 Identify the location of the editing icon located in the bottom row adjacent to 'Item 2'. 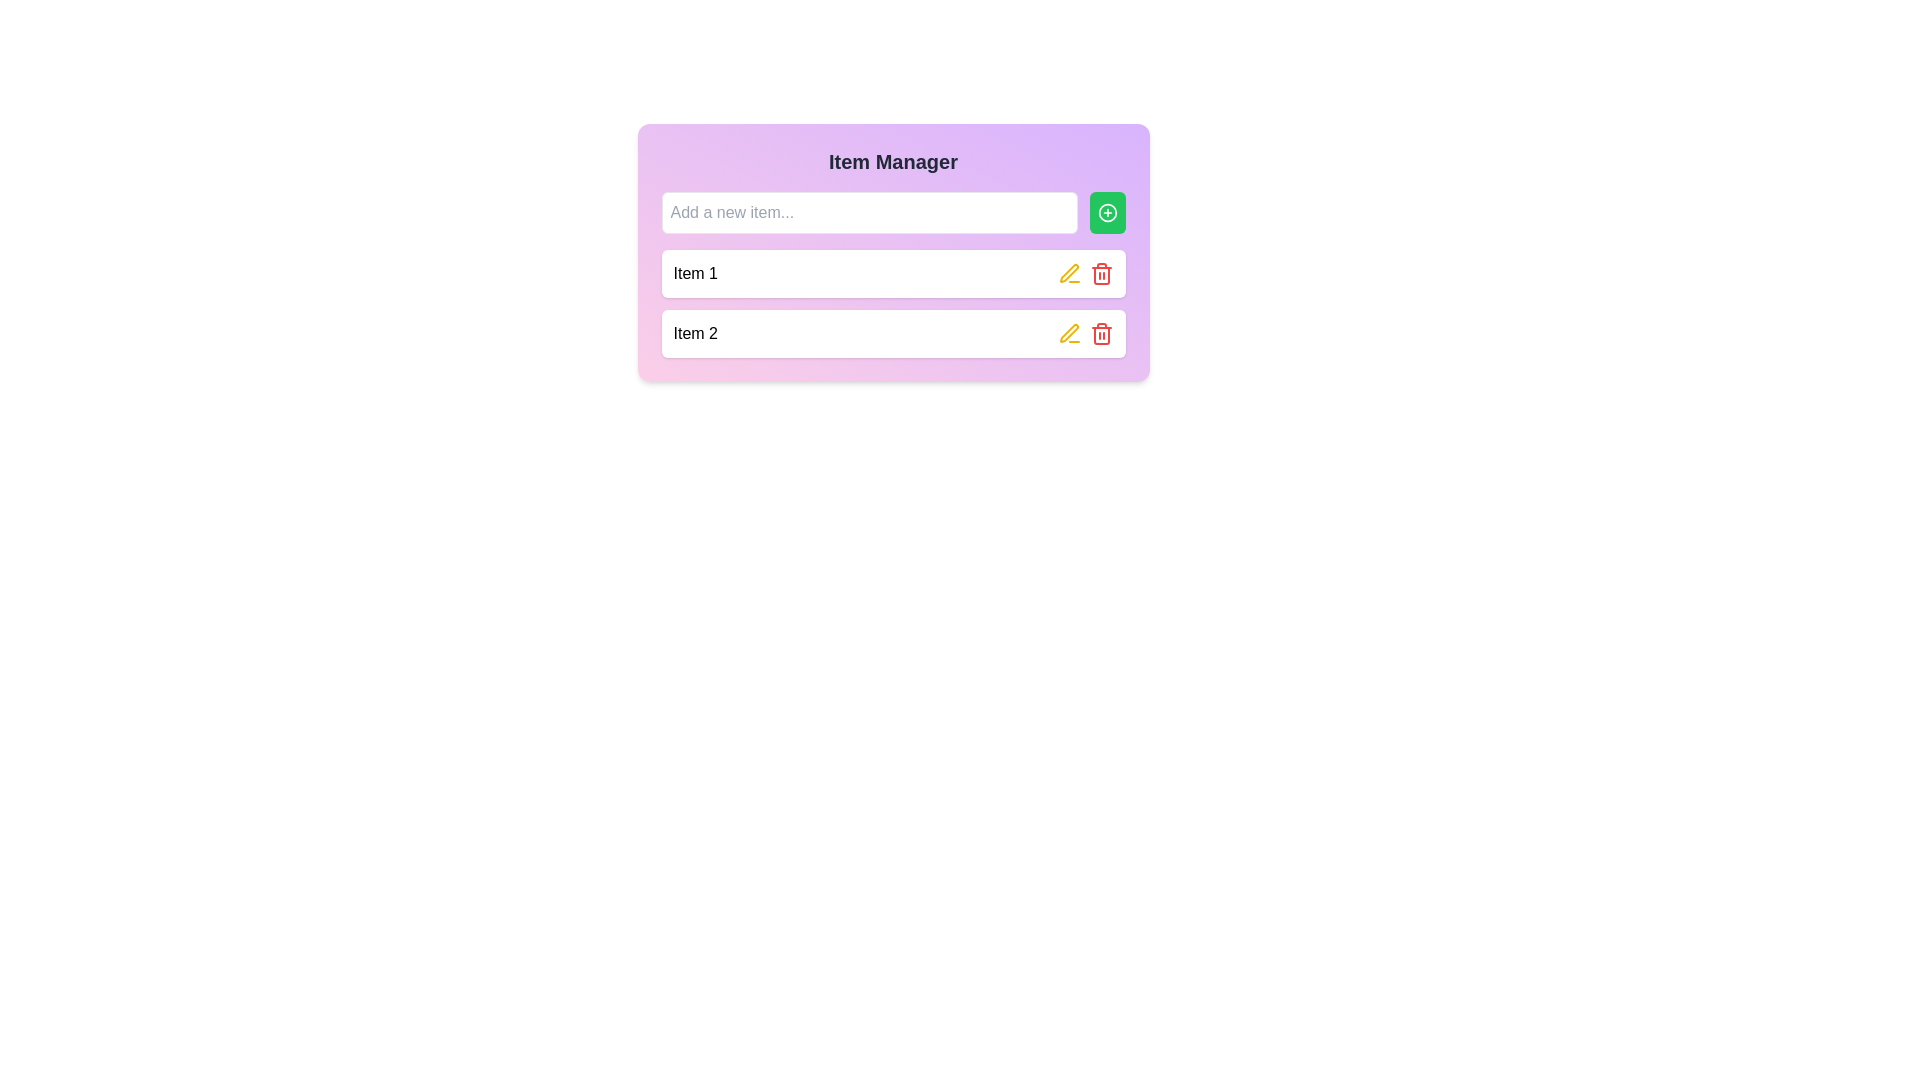
(1068, 273).